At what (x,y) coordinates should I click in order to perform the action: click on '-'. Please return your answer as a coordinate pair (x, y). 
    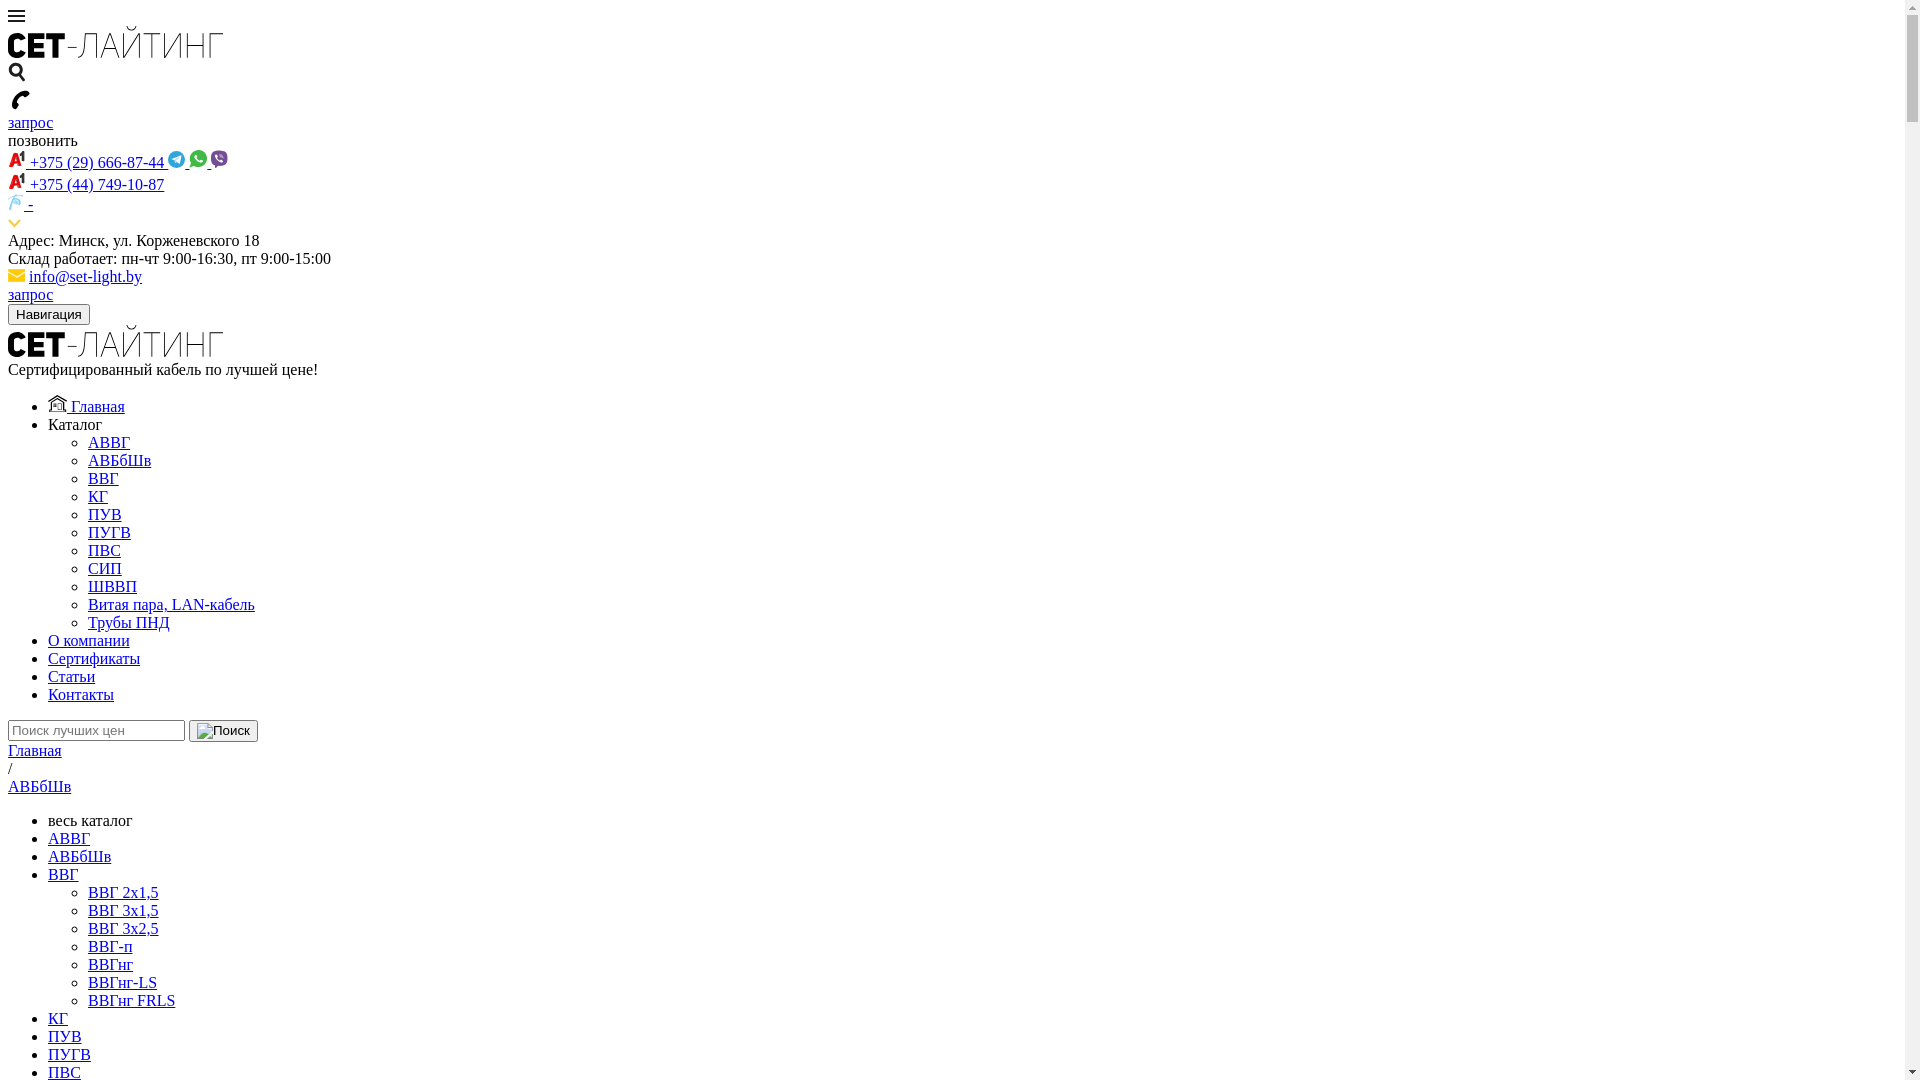
    Looking at the image, I should click on (20, 204).